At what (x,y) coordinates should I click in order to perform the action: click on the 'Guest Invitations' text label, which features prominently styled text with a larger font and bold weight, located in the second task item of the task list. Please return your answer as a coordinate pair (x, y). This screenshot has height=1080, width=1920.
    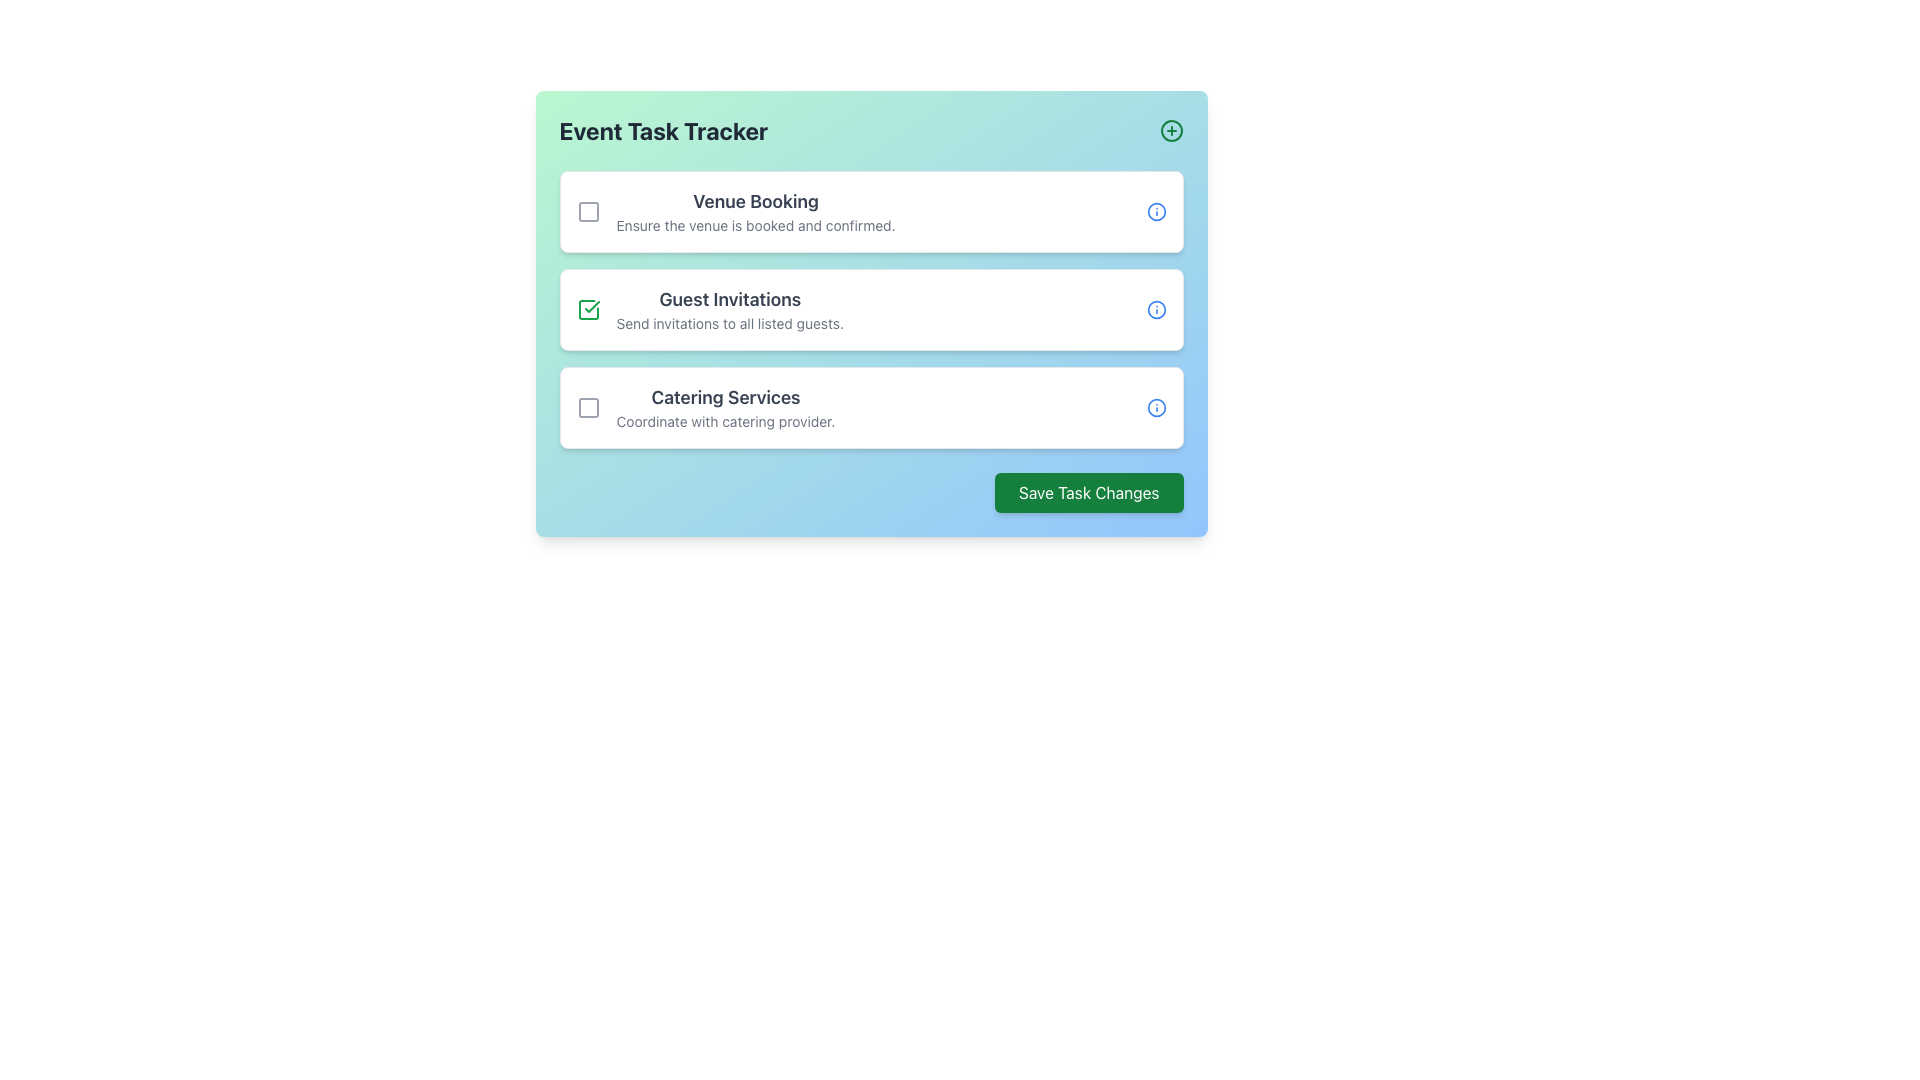
    Looking at the image, I should click on (729, 309).